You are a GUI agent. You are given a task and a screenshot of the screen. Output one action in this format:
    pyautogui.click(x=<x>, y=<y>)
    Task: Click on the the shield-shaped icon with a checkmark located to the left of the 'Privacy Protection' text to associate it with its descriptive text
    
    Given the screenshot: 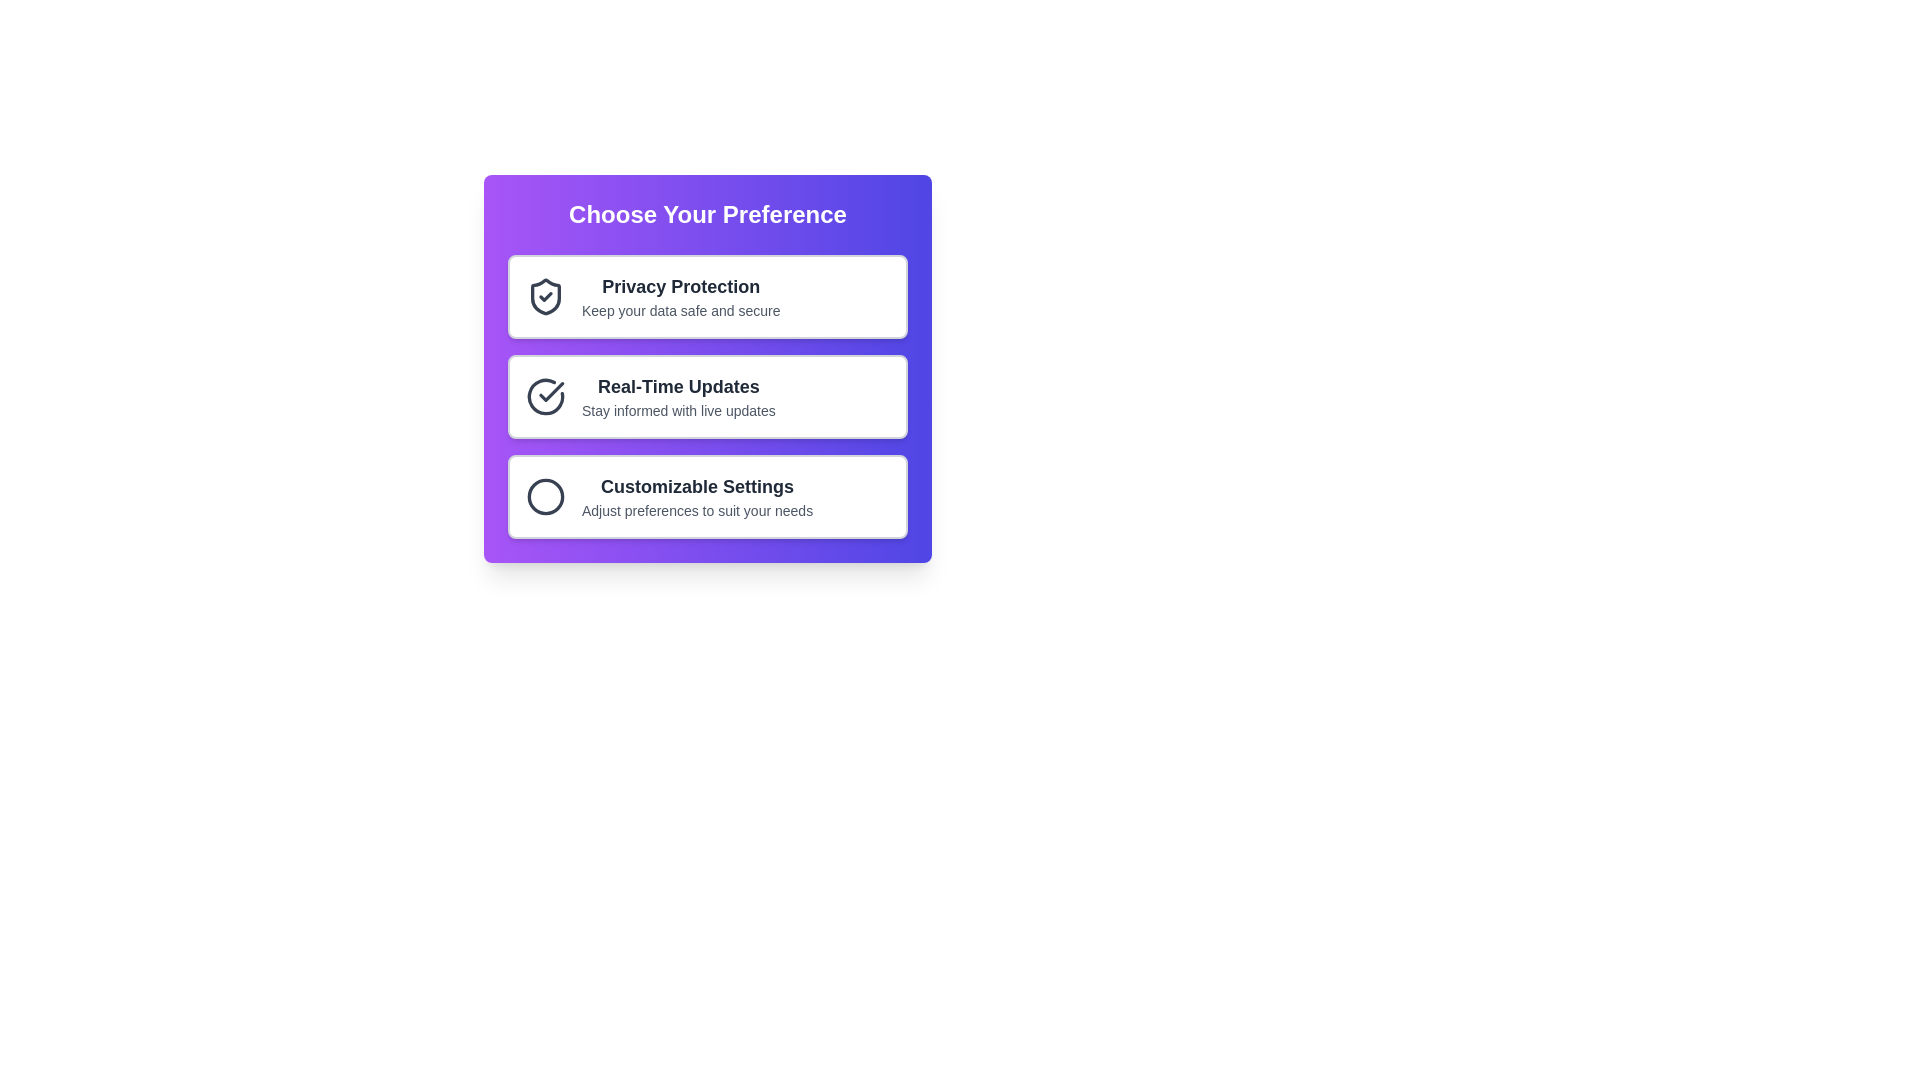 What is the action you would take?
    pyautogui.click(x=546, y=297)
    